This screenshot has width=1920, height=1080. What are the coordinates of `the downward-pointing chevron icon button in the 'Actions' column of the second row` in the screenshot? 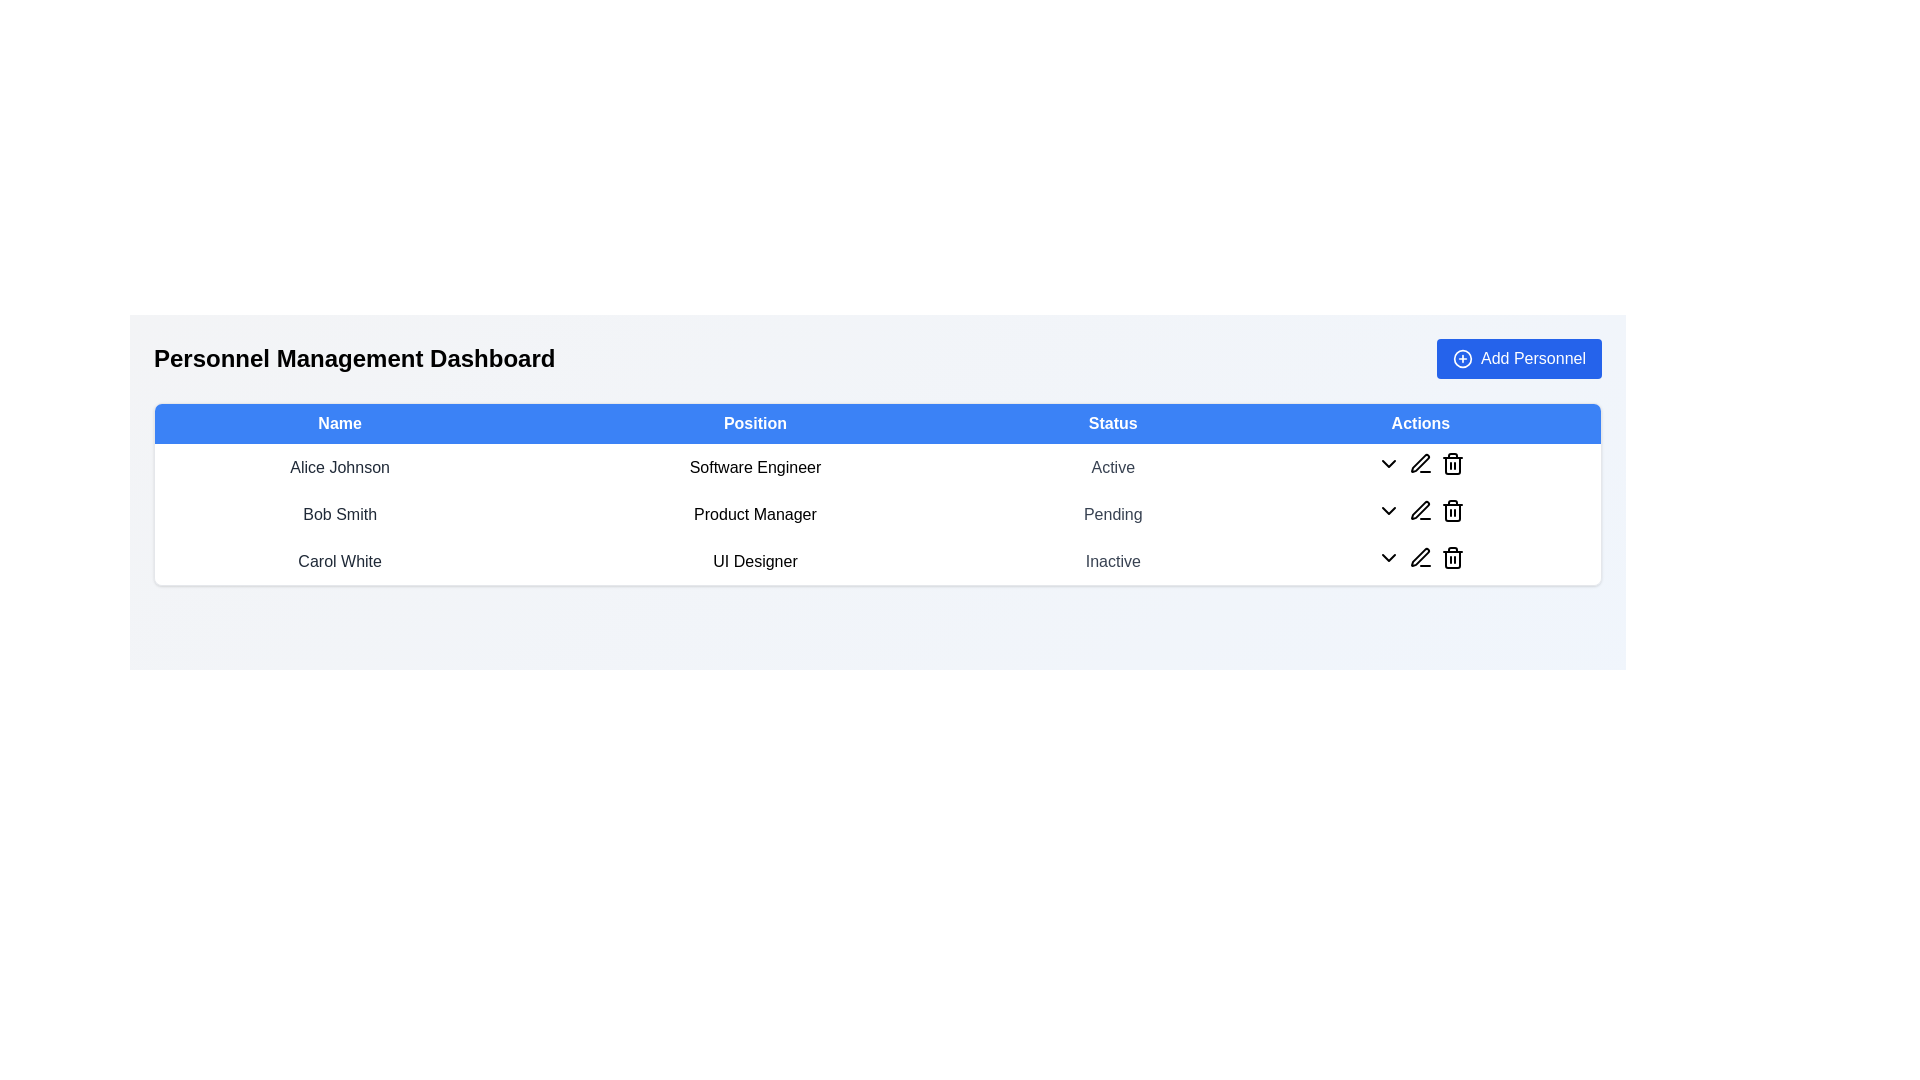 It's located at (1387, 509).